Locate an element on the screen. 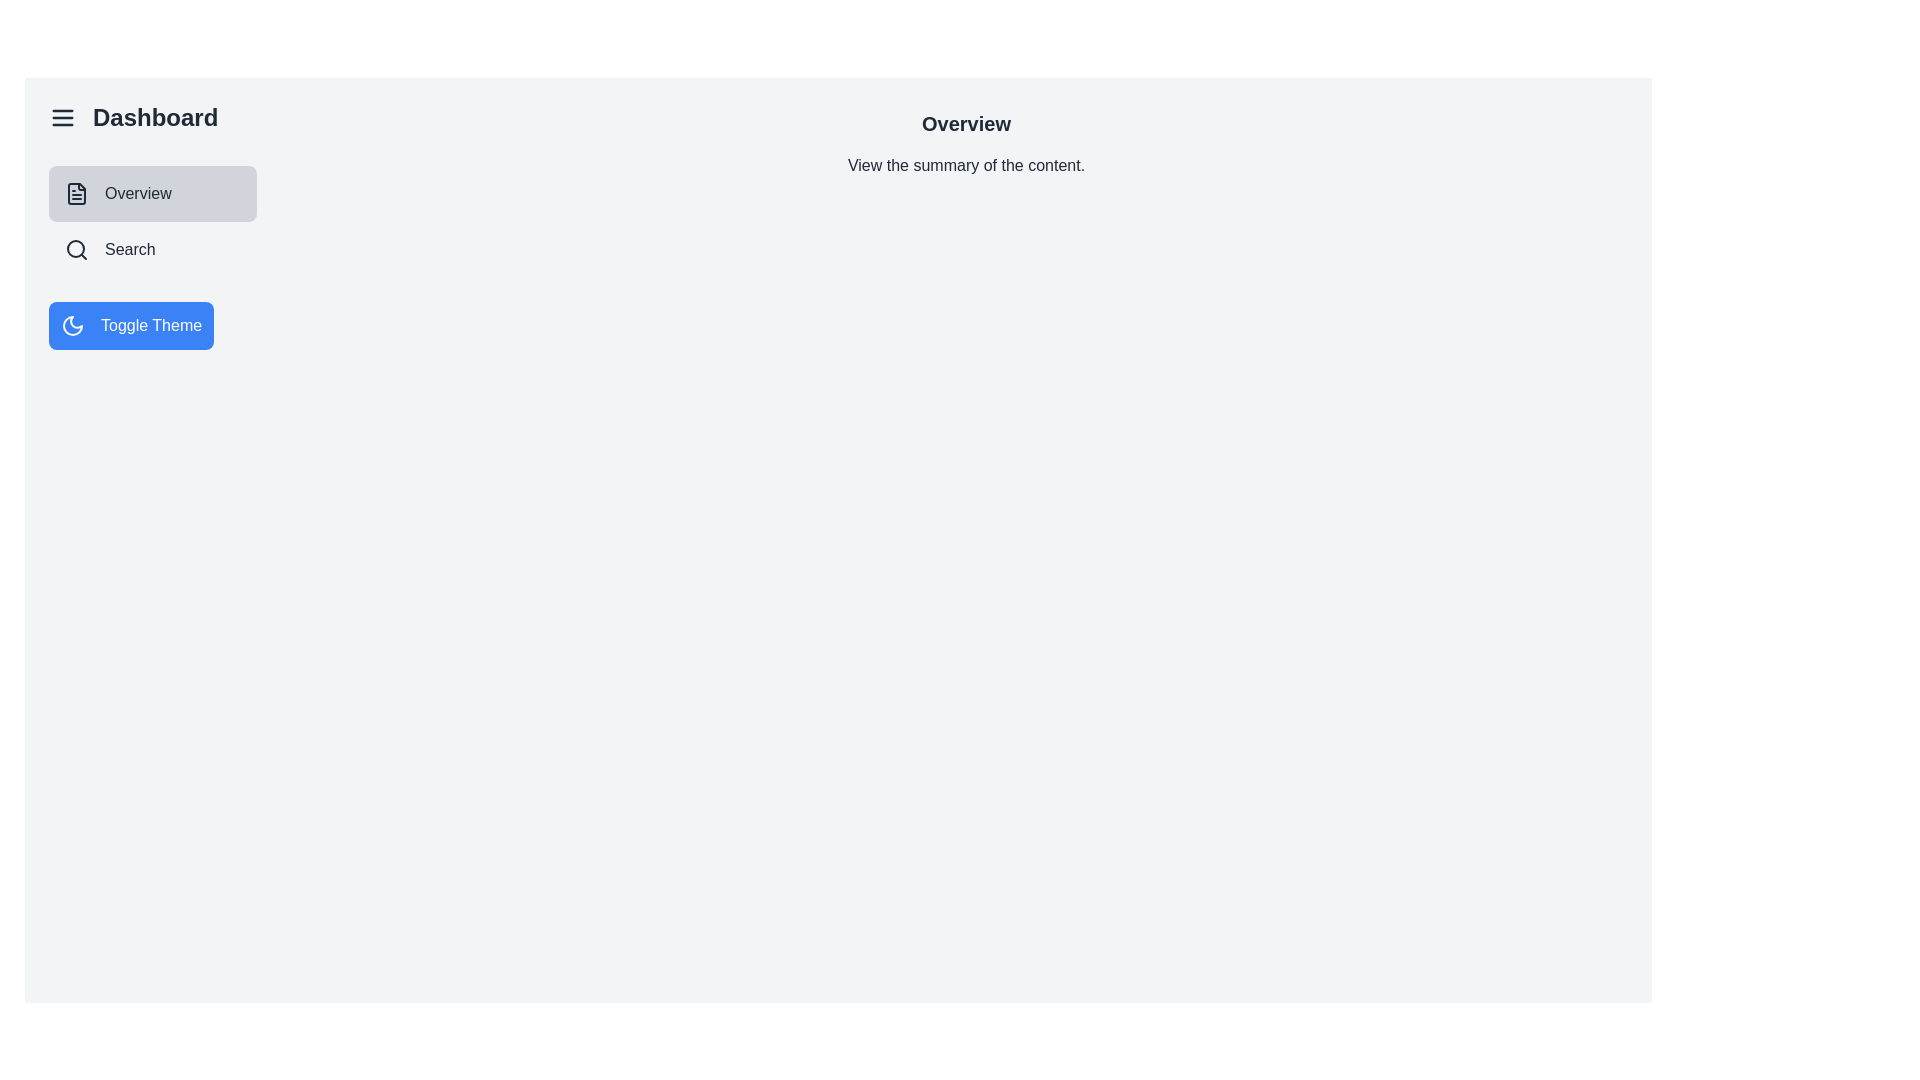  the navigation menu button to toggle the menu is located at coordinates (62, 118).